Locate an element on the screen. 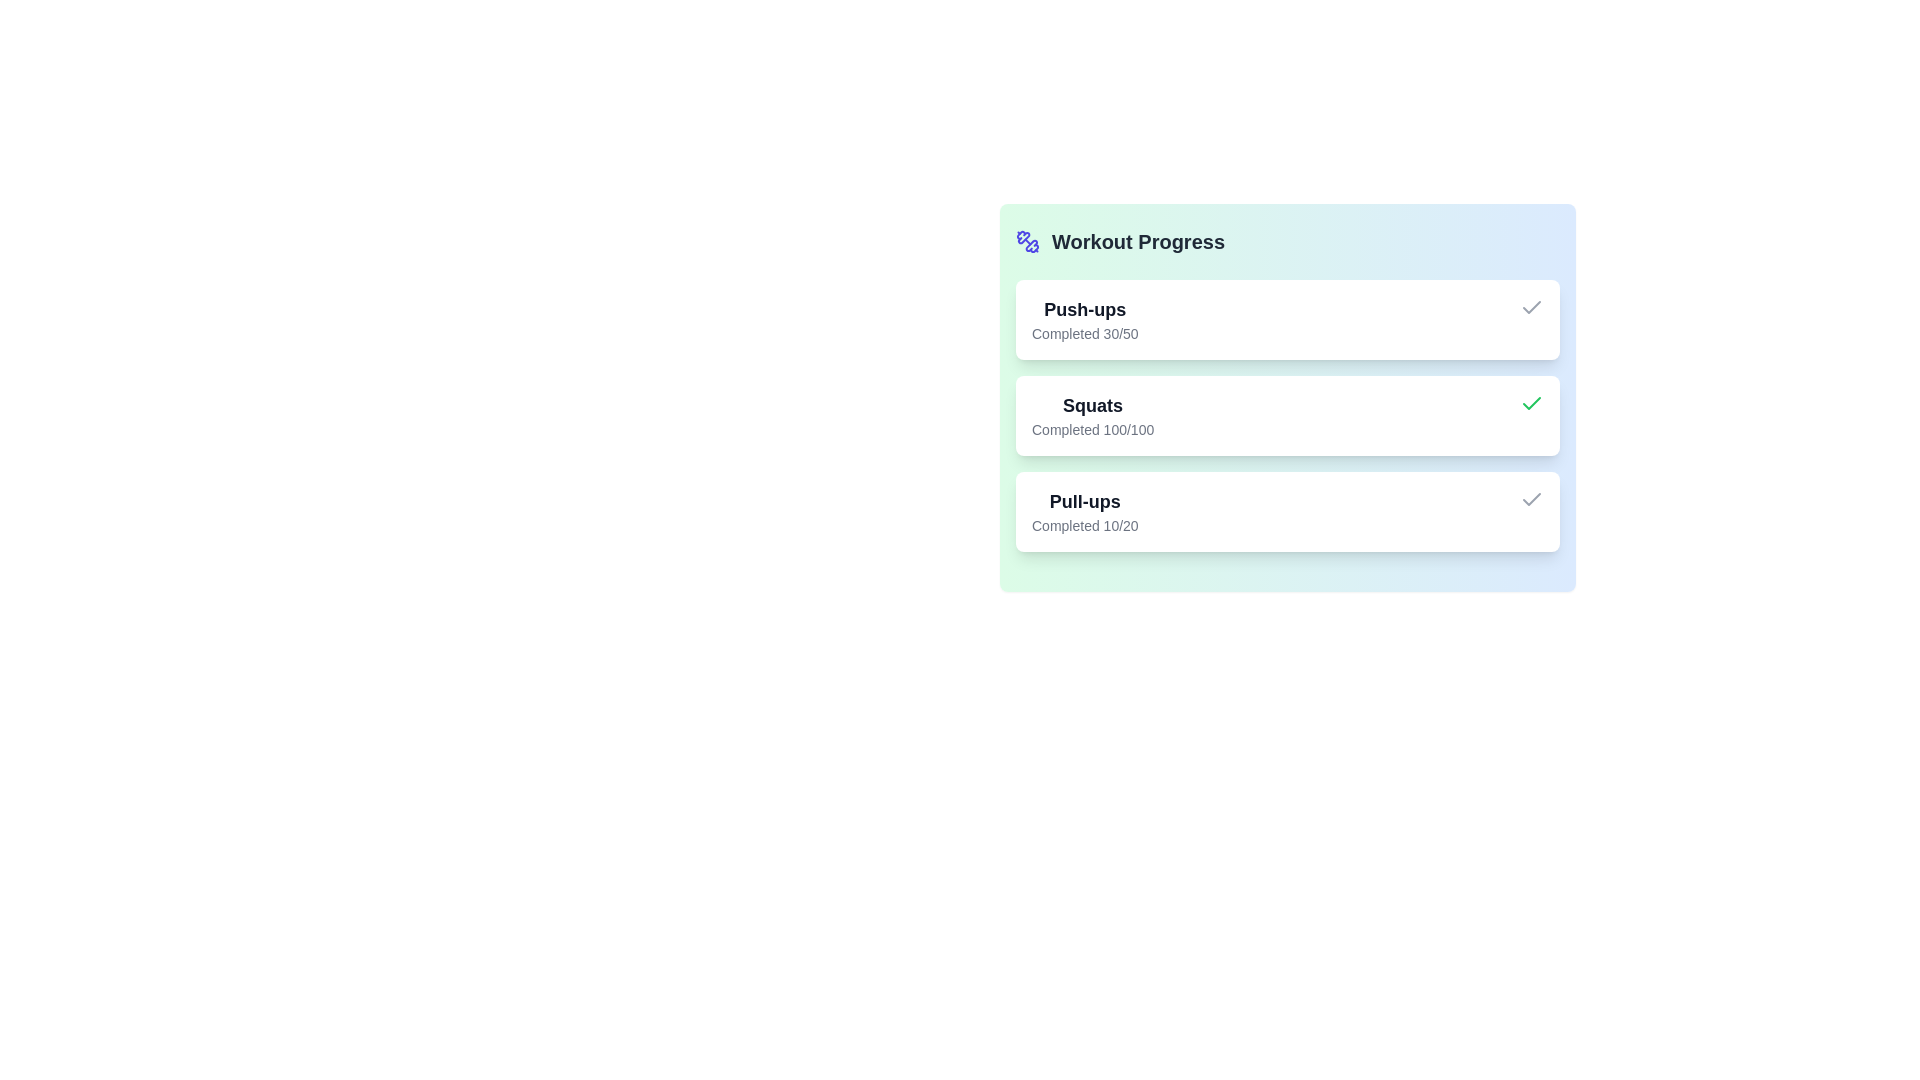  the text block displaying the progress of 'Push-ups' at the top of the workout progress dashboard is located at coordinates (1084, 319).